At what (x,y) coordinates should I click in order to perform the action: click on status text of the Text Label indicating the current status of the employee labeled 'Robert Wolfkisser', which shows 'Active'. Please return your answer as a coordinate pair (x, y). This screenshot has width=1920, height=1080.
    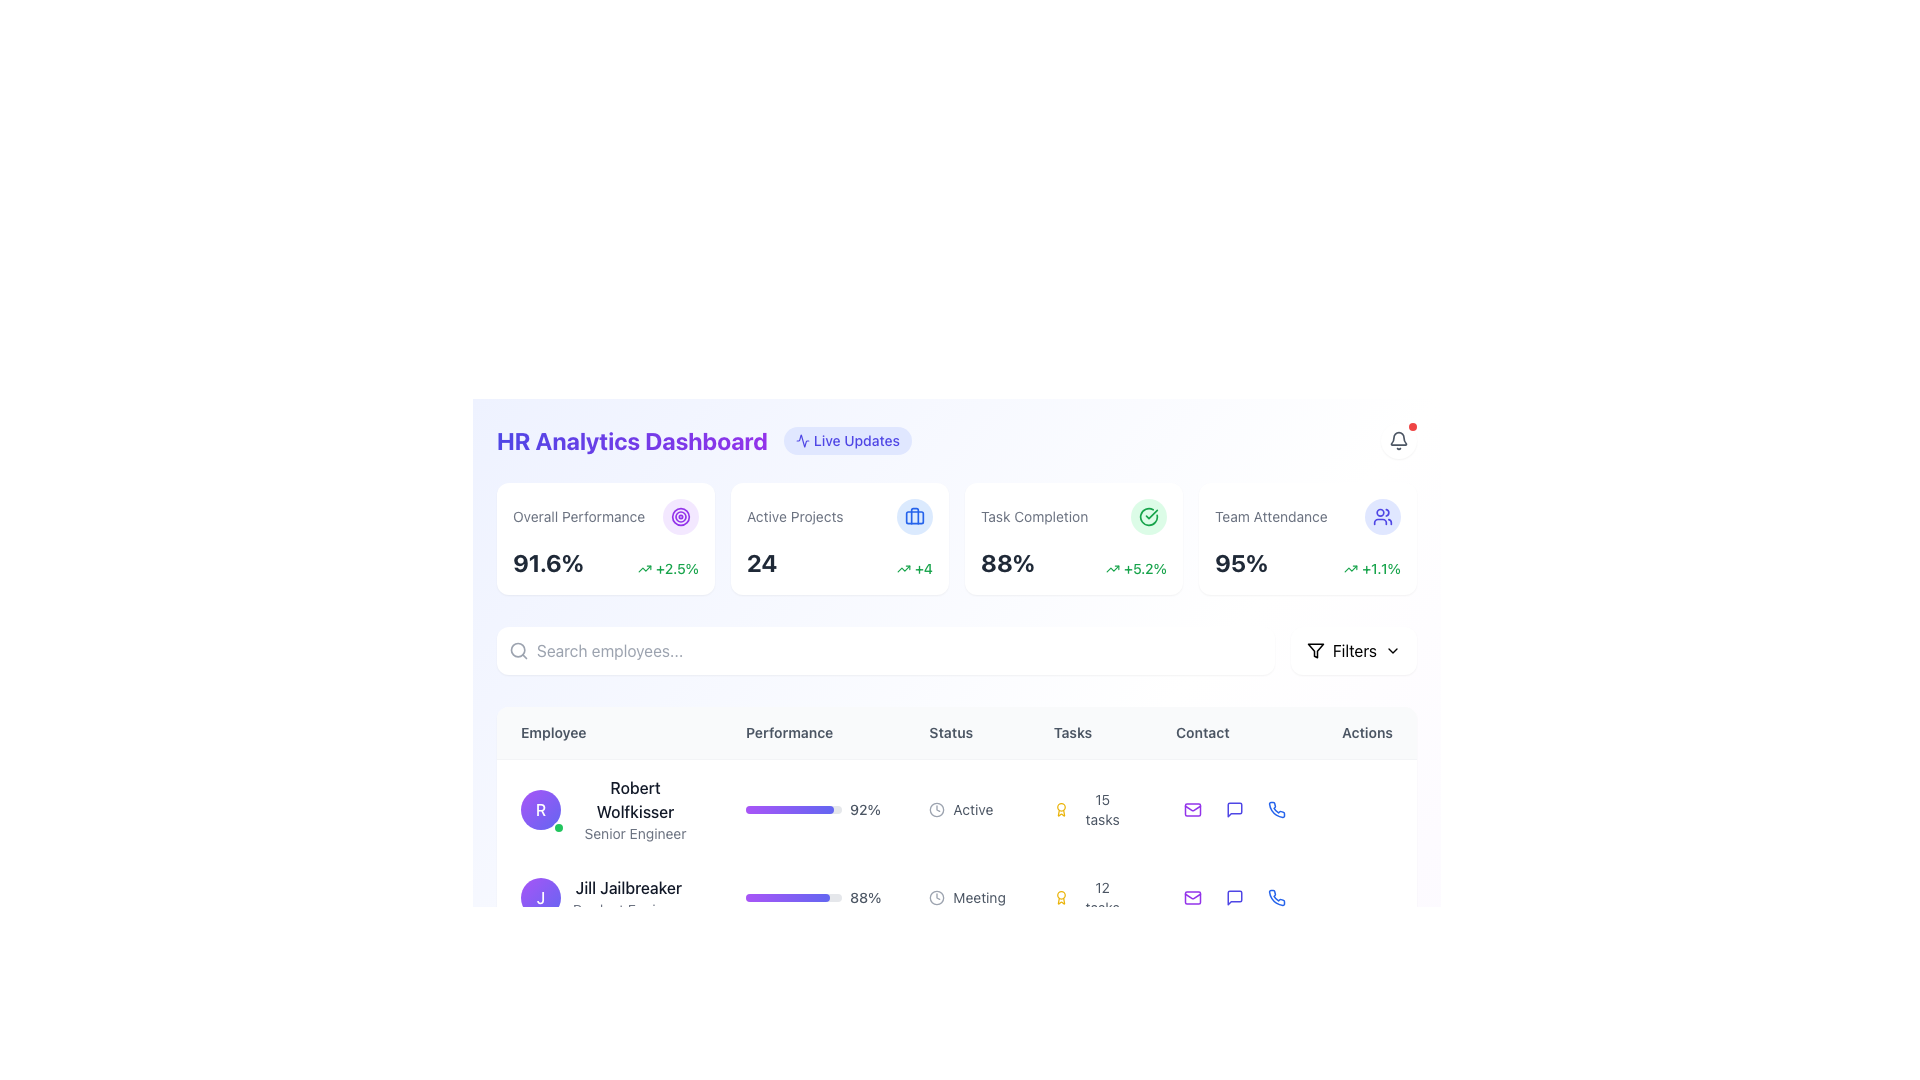
    Looking at the image, I should click on (973, 810).